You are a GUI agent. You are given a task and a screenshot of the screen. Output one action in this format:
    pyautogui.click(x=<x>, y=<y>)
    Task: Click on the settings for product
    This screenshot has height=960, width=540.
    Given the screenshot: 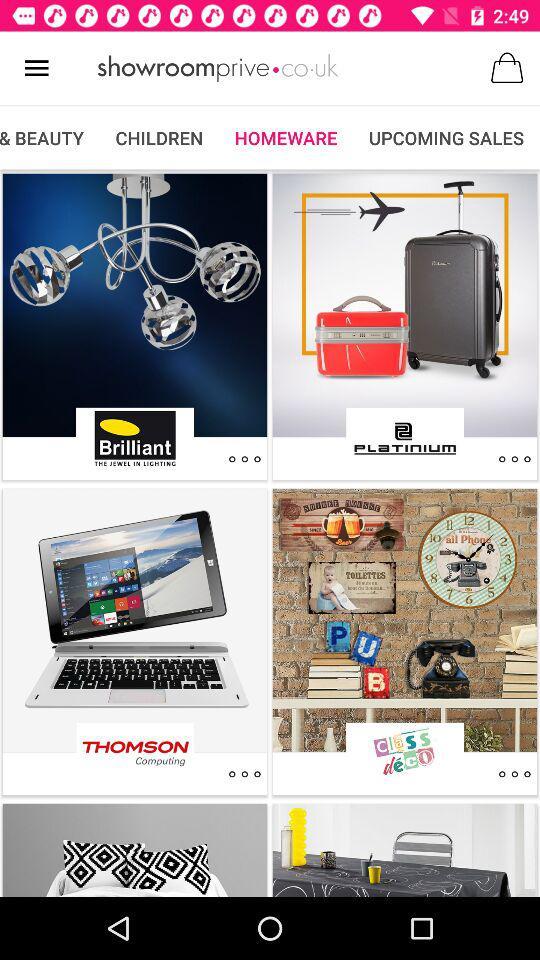 What is the action you would take?
    pyautogui.click(x=514, y=459)
    